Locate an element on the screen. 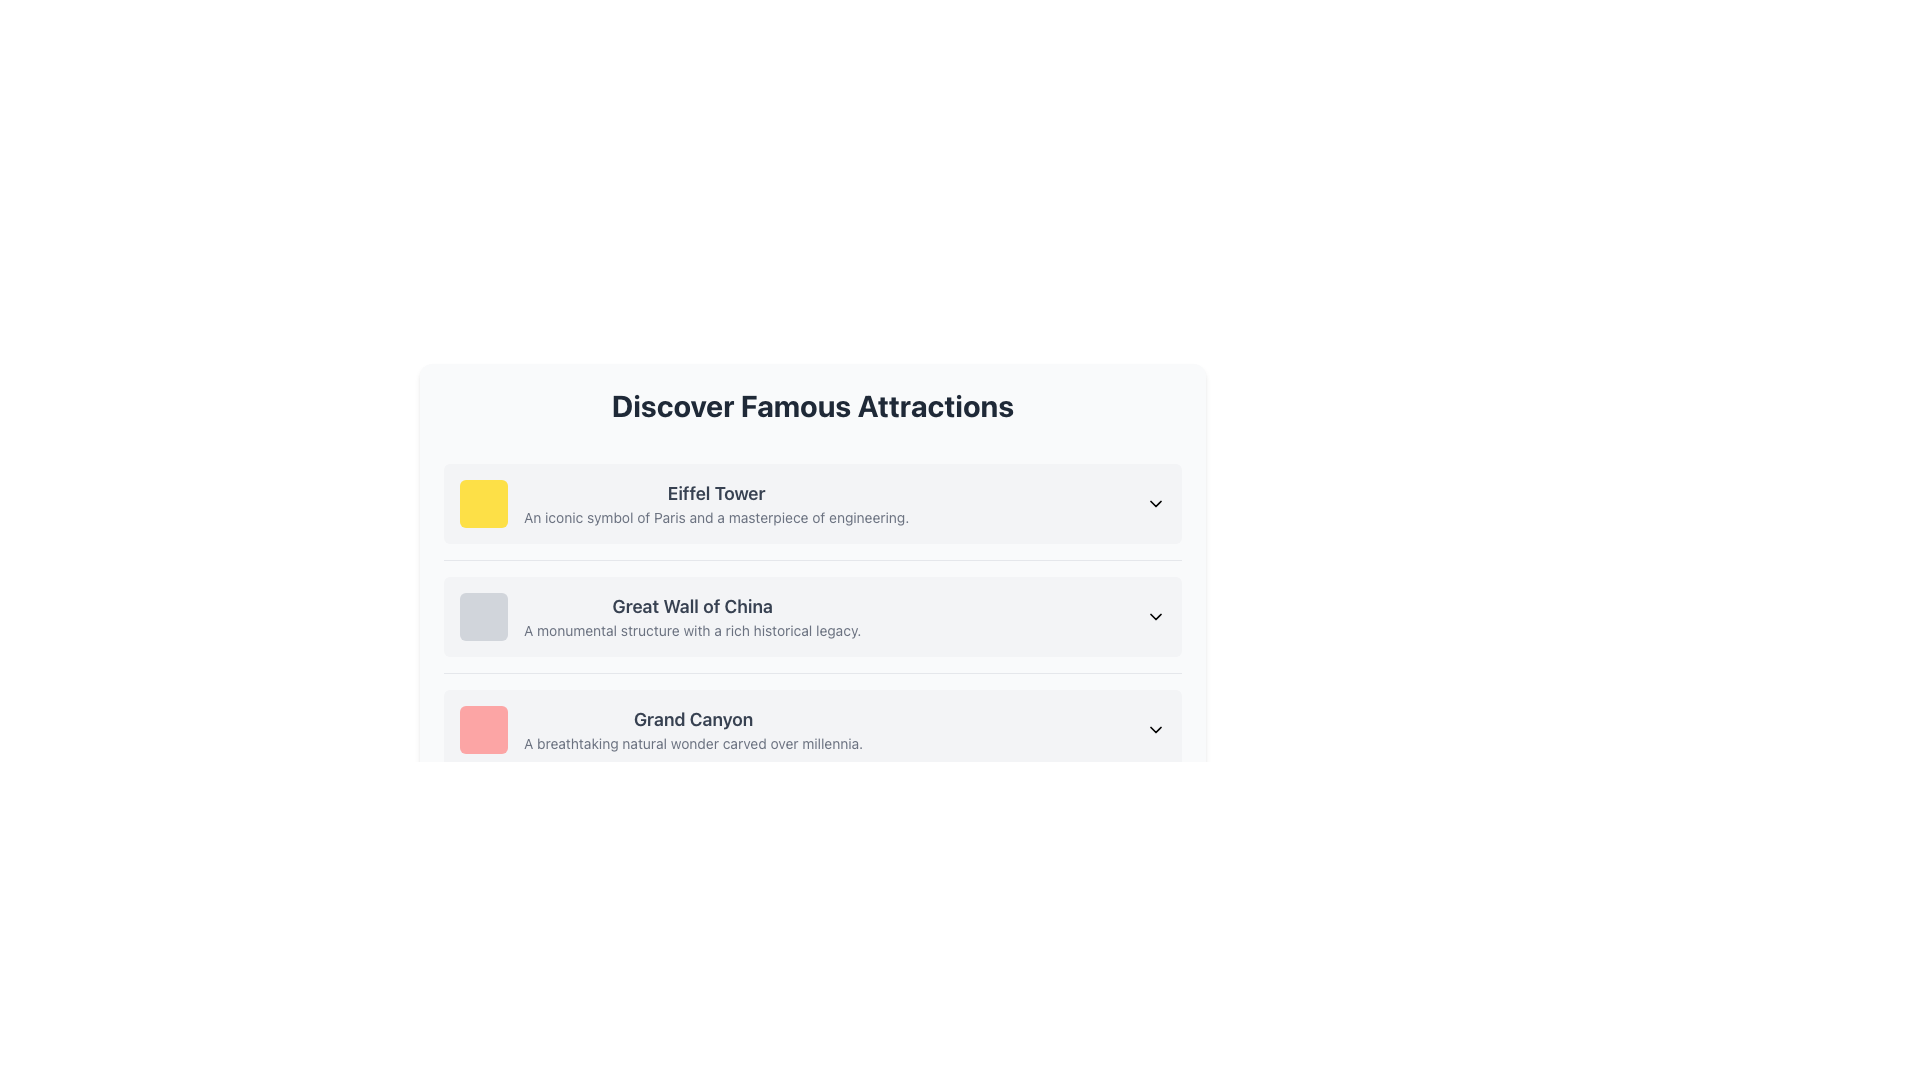 This screenshot has height=1080, width=1920. the chevron-down arrow icon located at the far-right end of the item labeled 'Grand Canyon' is located at coordinates (1156, 729).